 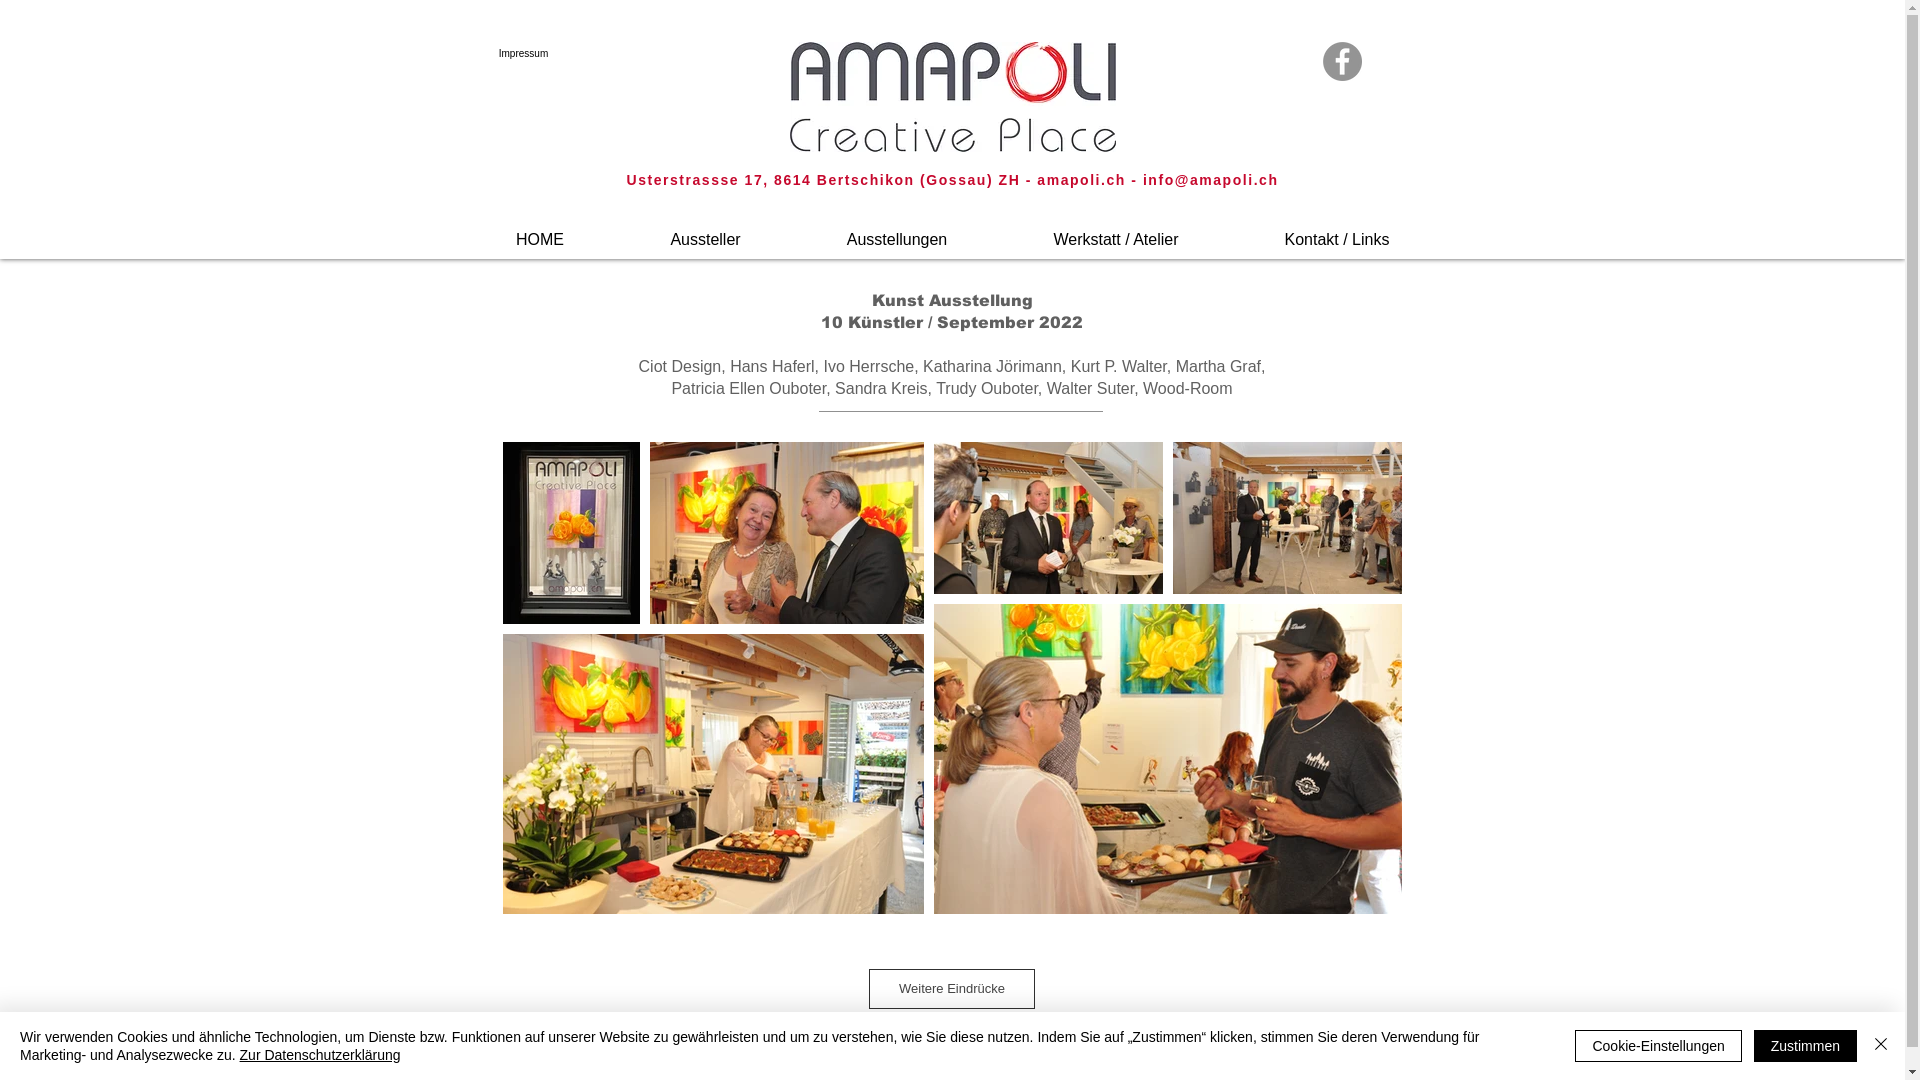 What do you see at coordinates (617, 230) in the screenshot?
I see `'Aussteller'` at bounding box center [617, 230].